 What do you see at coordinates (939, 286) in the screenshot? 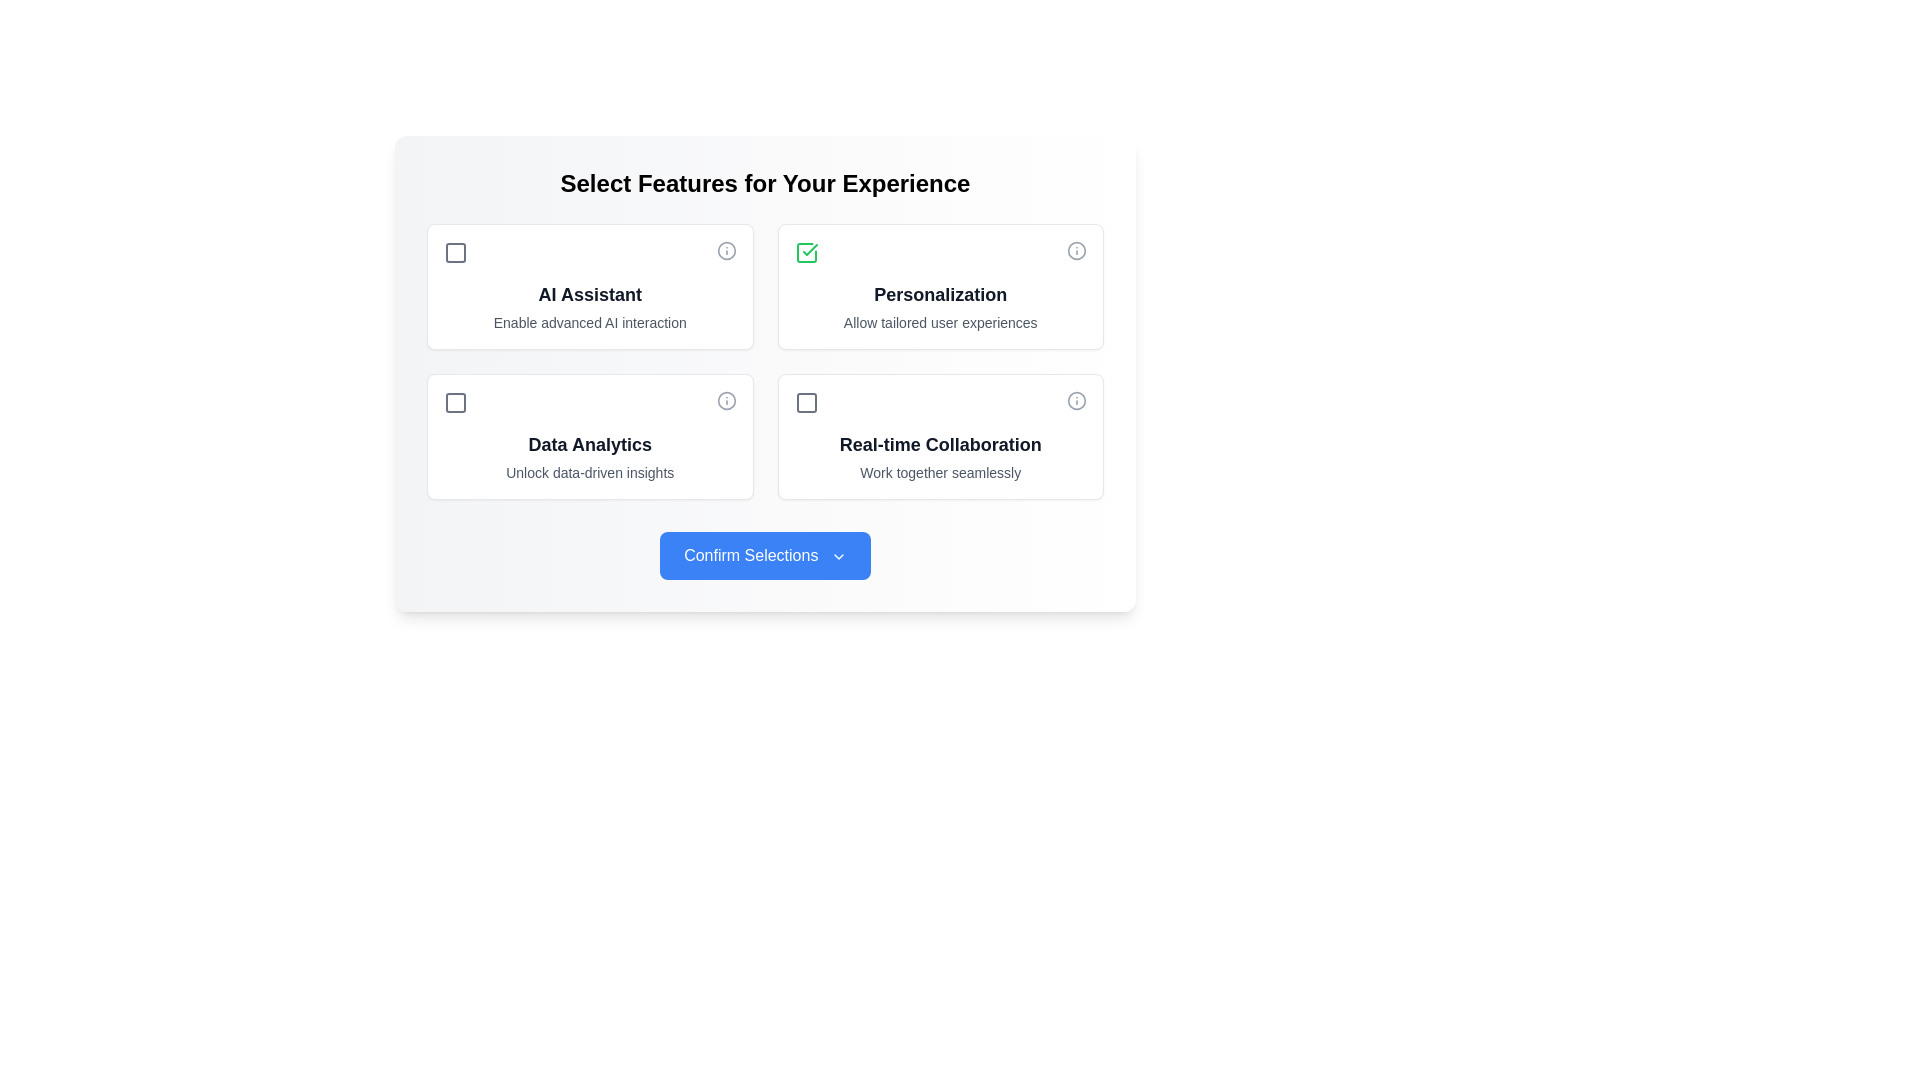
I see `the checkbox on the 'Personalization' feature selection card located in the top-right slot of the grid` at bounding box center [939, 286].